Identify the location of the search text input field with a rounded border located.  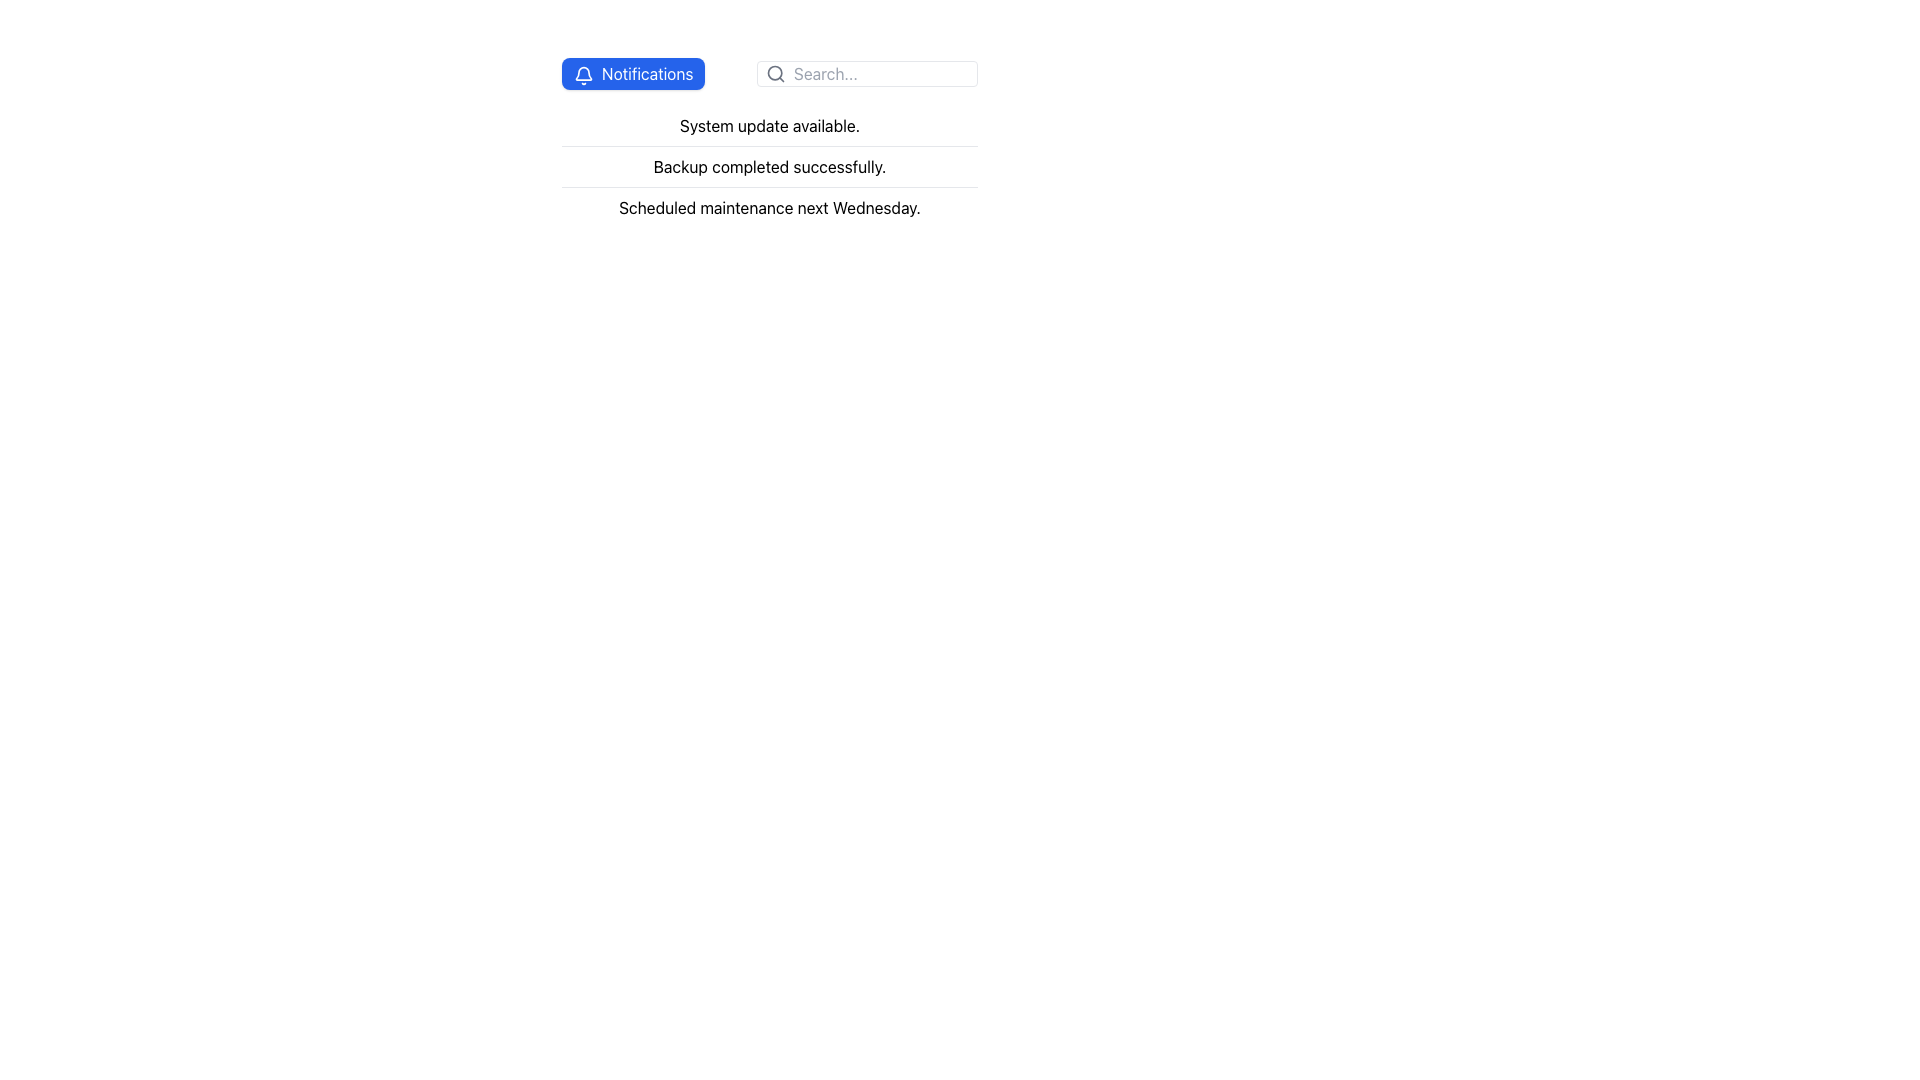
(768, 72).